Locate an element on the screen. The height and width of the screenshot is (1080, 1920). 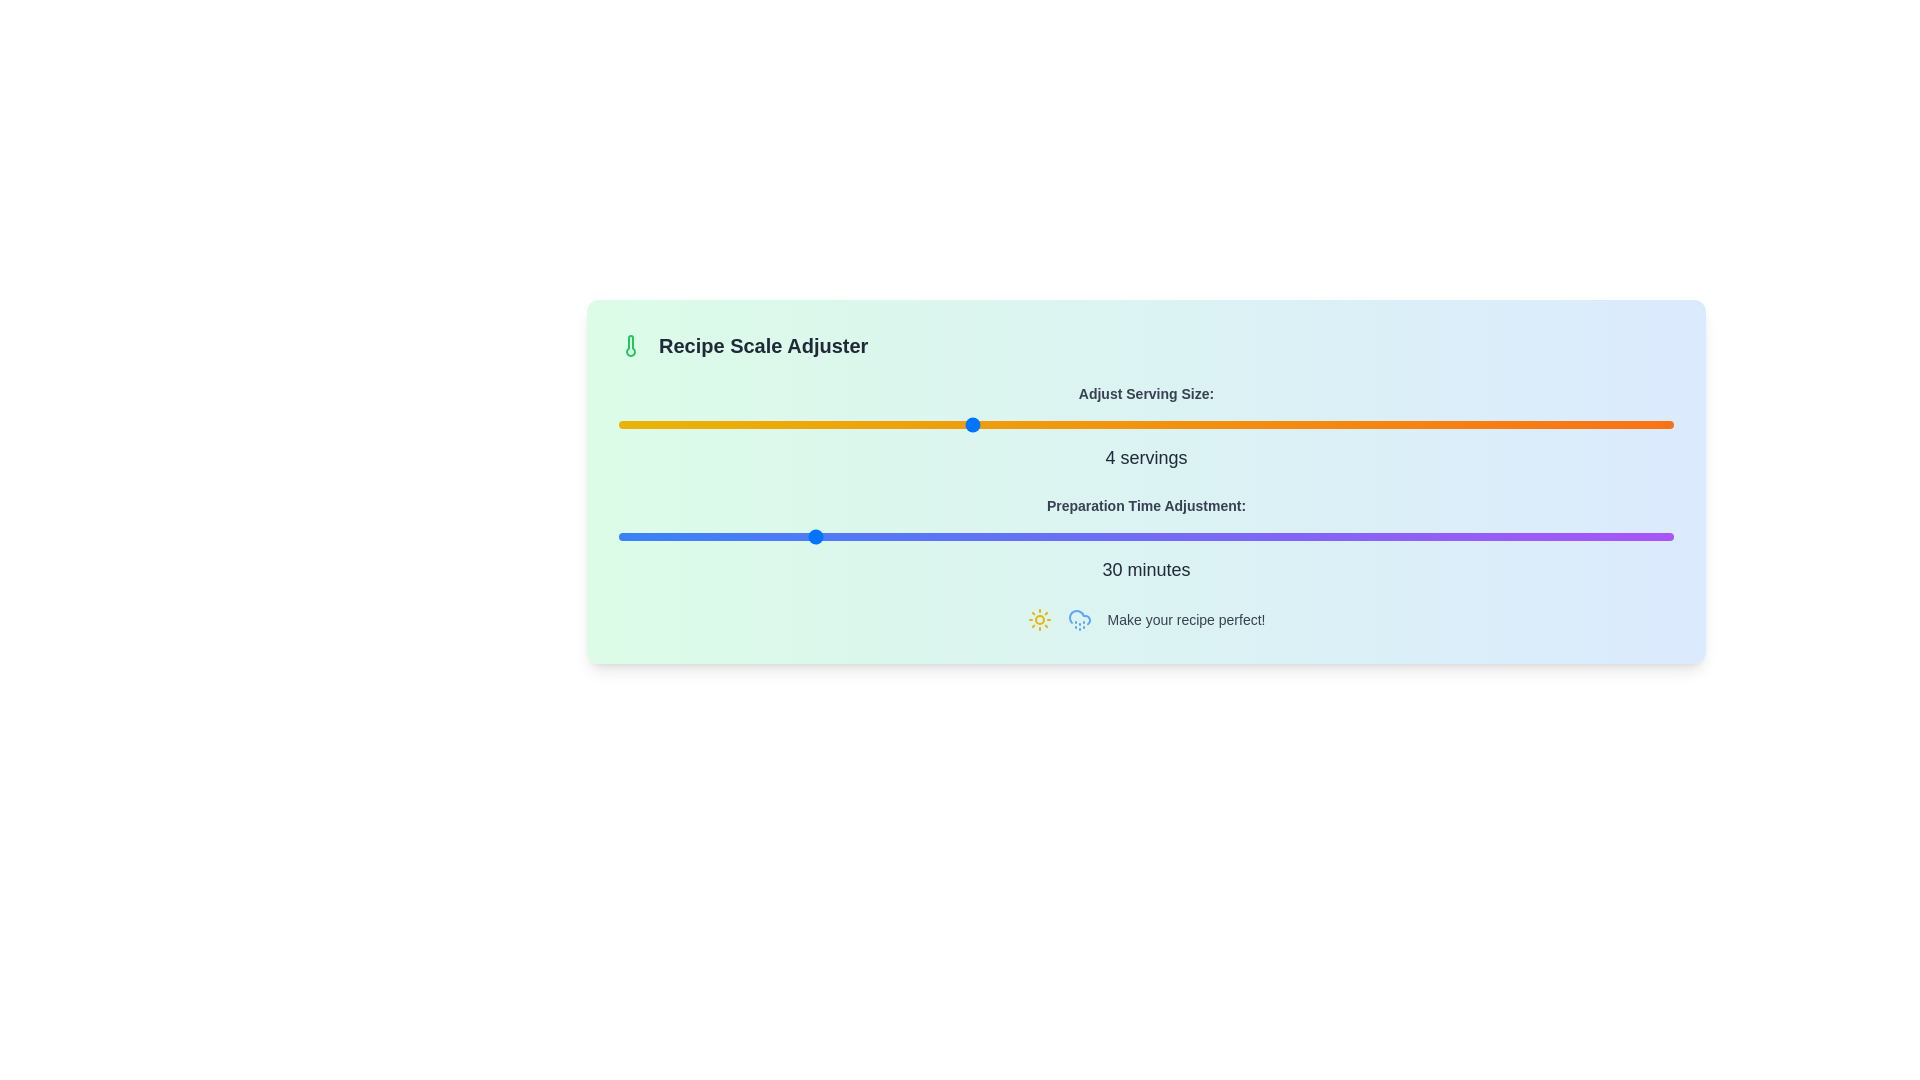
the horizontal range slider with a gradient background transitioning from yellow to orange, which is located under 'Adjust Serving Size:' and above '4 servings' in the 'Recipe Scale Adjuster' section is located at coordinates (1146, 423).